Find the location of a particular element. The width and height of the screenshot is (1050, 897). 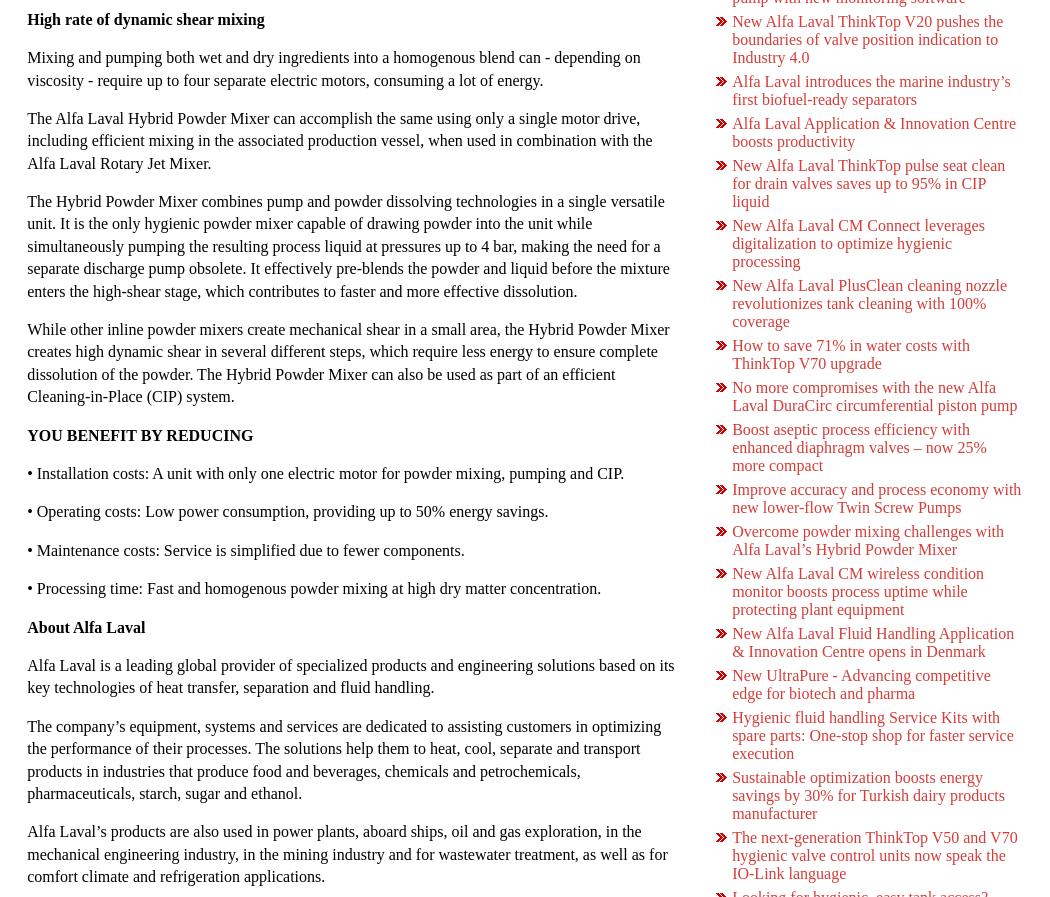

'Mixing and pumping both wet and dry ingredients into a homogenous blend can - depending on viscosity - require up to four separate electric motors, consuming a lot of energy.' is located at coordinates (333, 67).